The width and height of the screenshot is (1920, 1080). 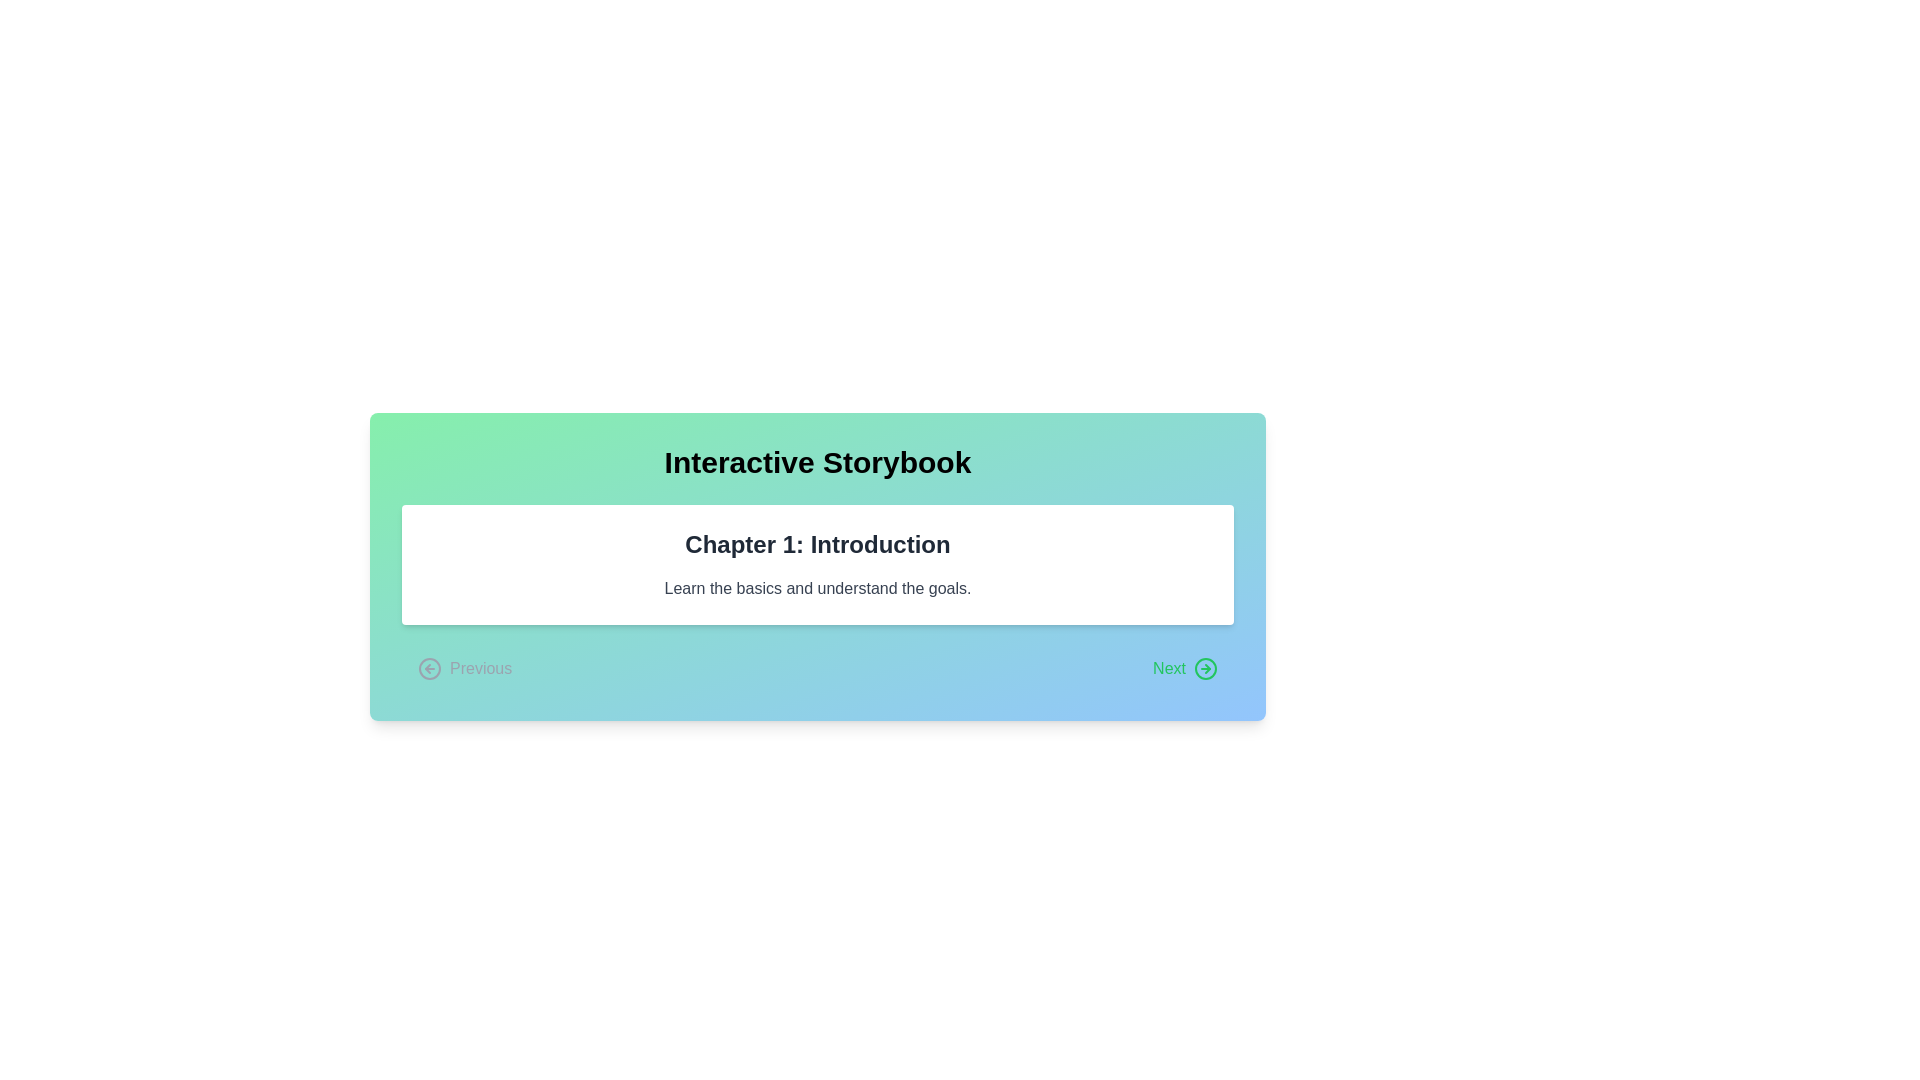 What do you see at coordinates (464, 668) in the screenshot?
I see `the 'Previous' button to navigate to the previous chapter` at bounding box center [464, 668].